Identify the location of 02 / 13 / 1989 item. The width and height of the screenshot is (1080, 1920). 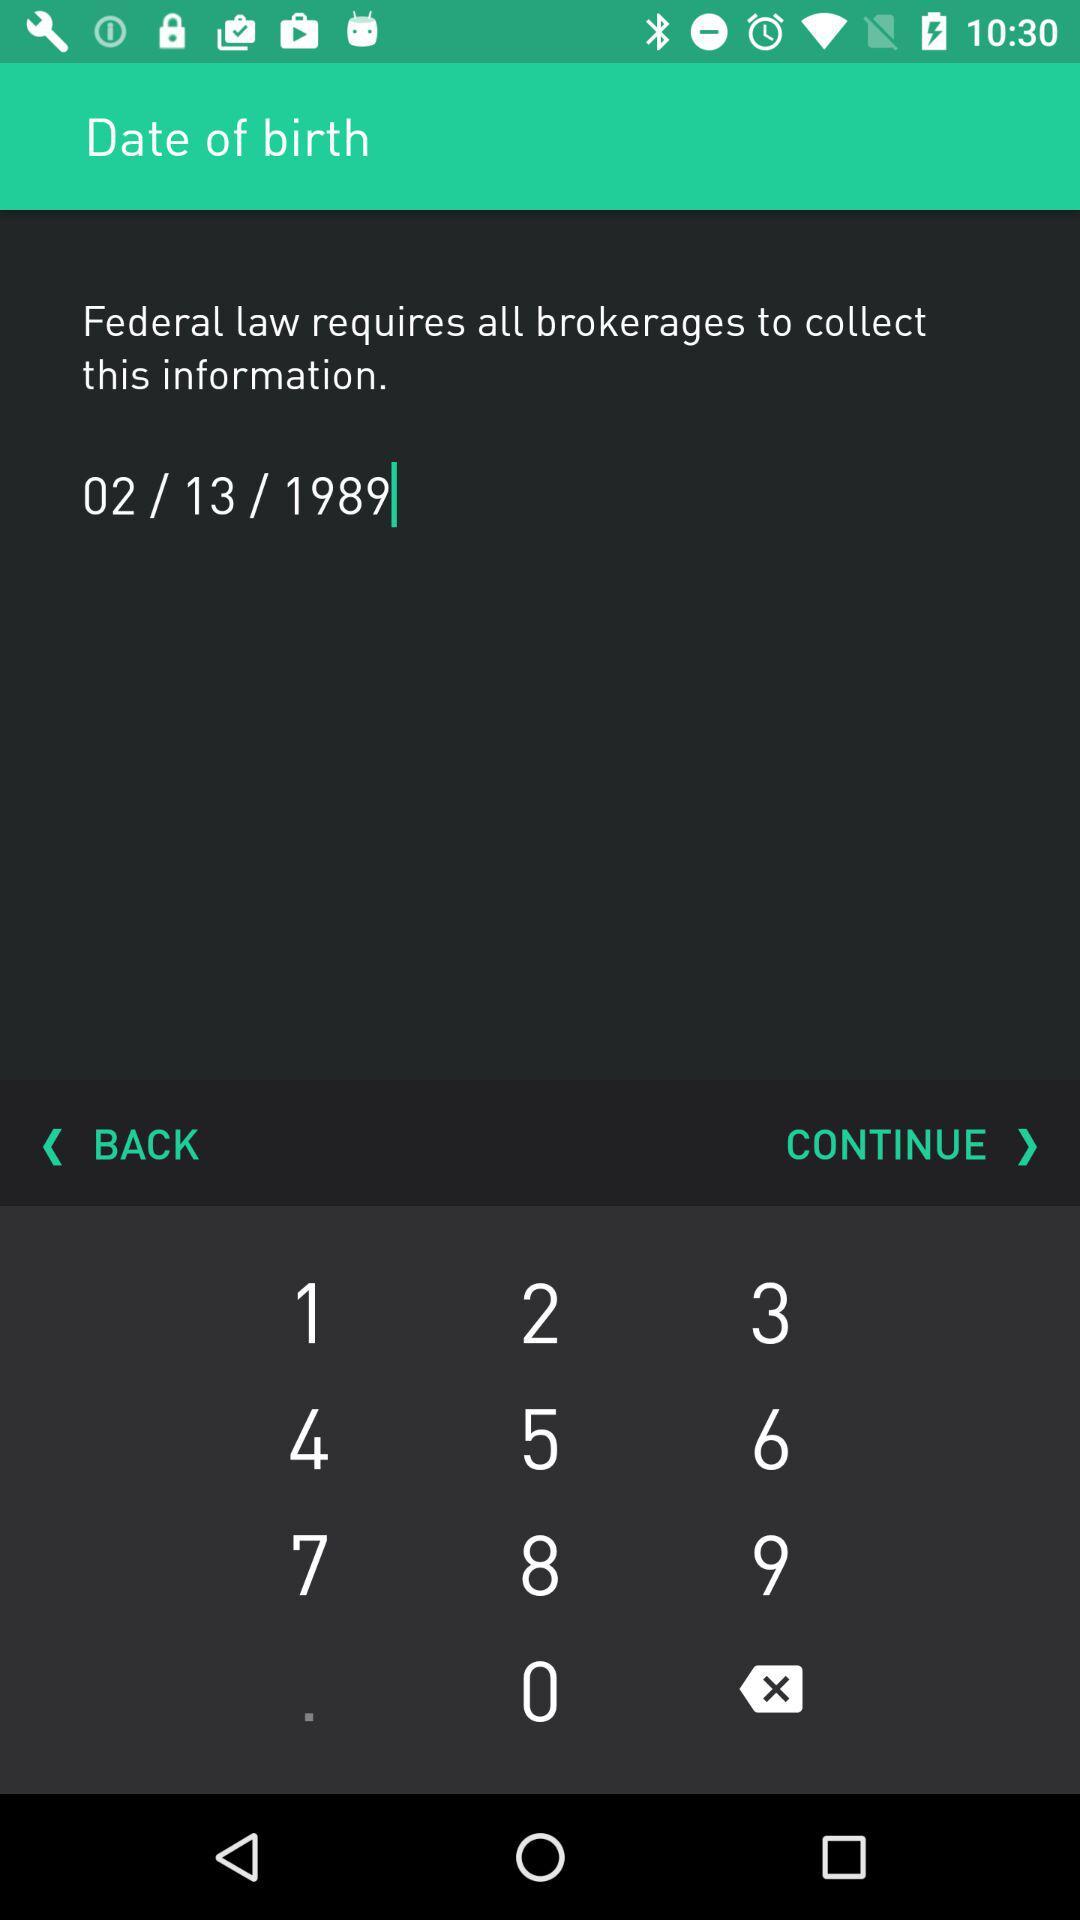
(258, 494).